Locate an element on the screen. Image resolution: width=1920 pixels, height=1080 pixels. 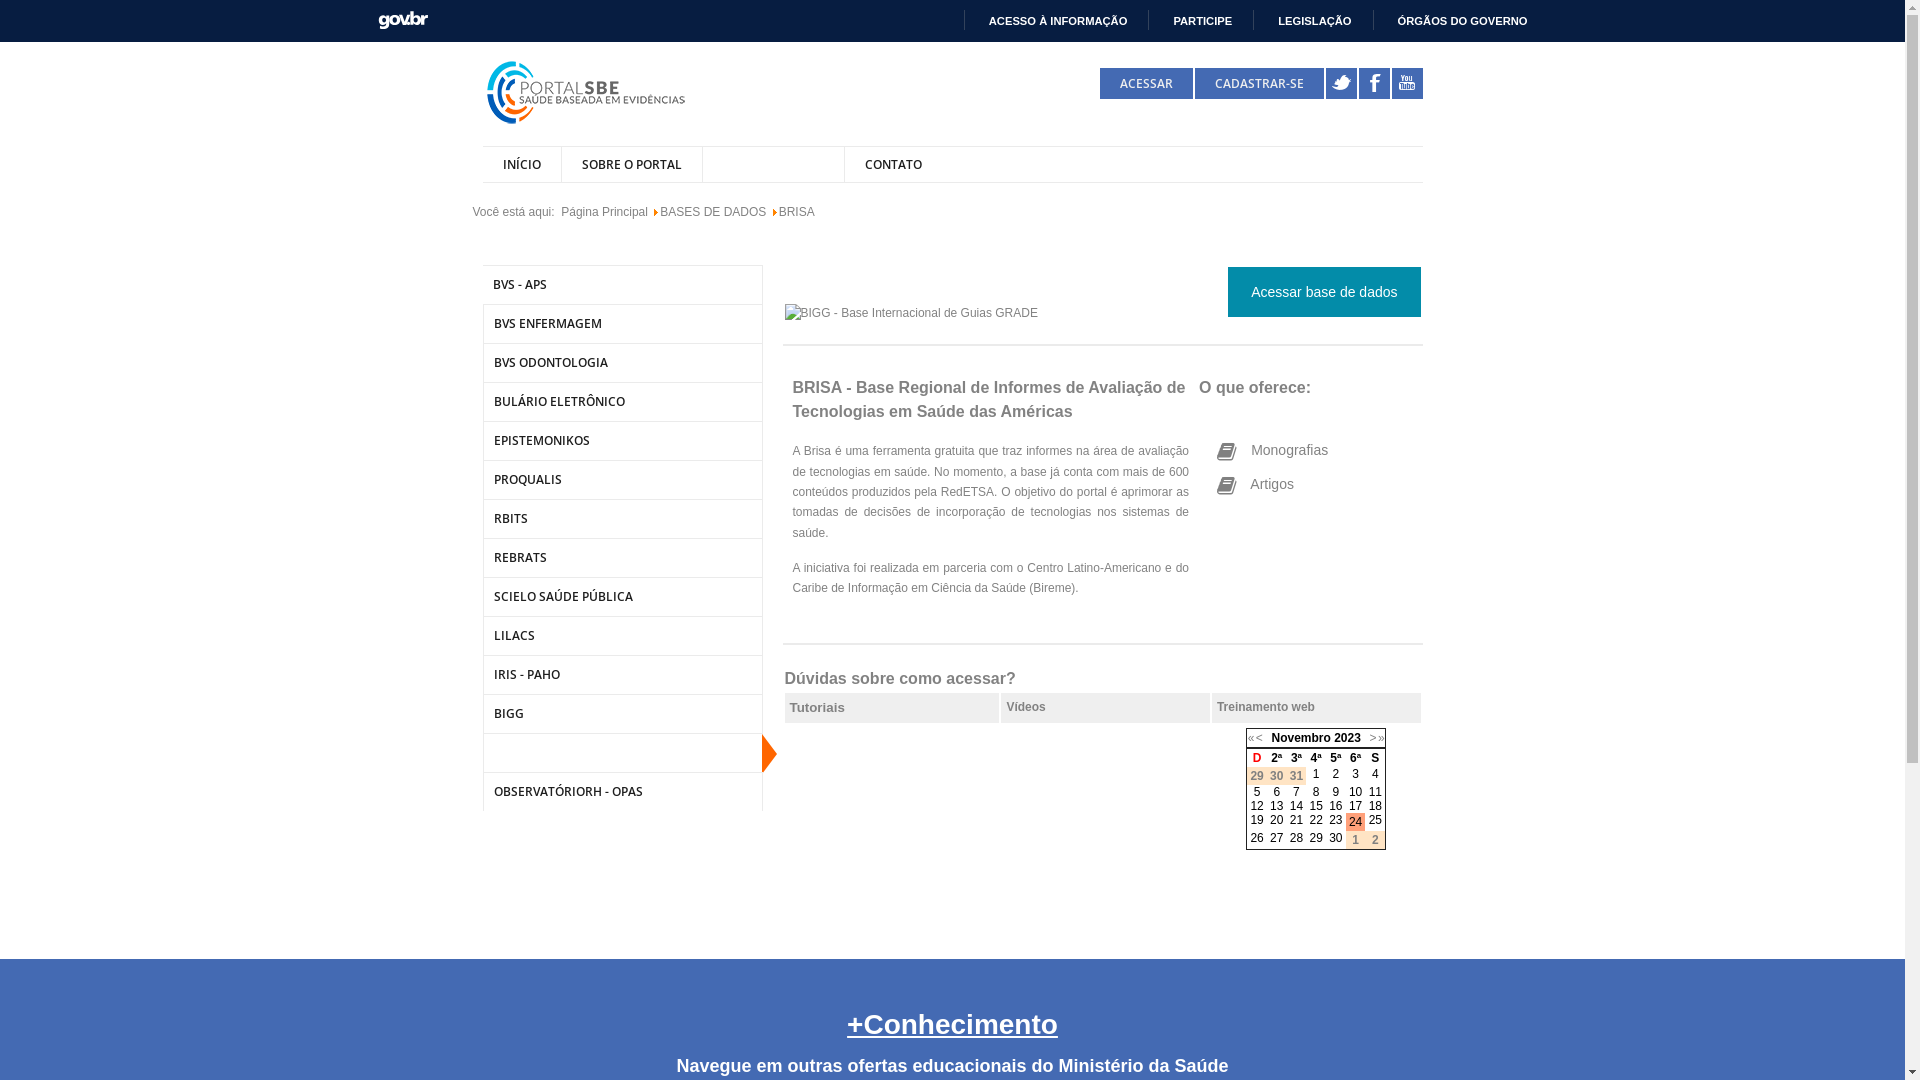
'BASES DE DADOS' is located at coordinates (714, 212).